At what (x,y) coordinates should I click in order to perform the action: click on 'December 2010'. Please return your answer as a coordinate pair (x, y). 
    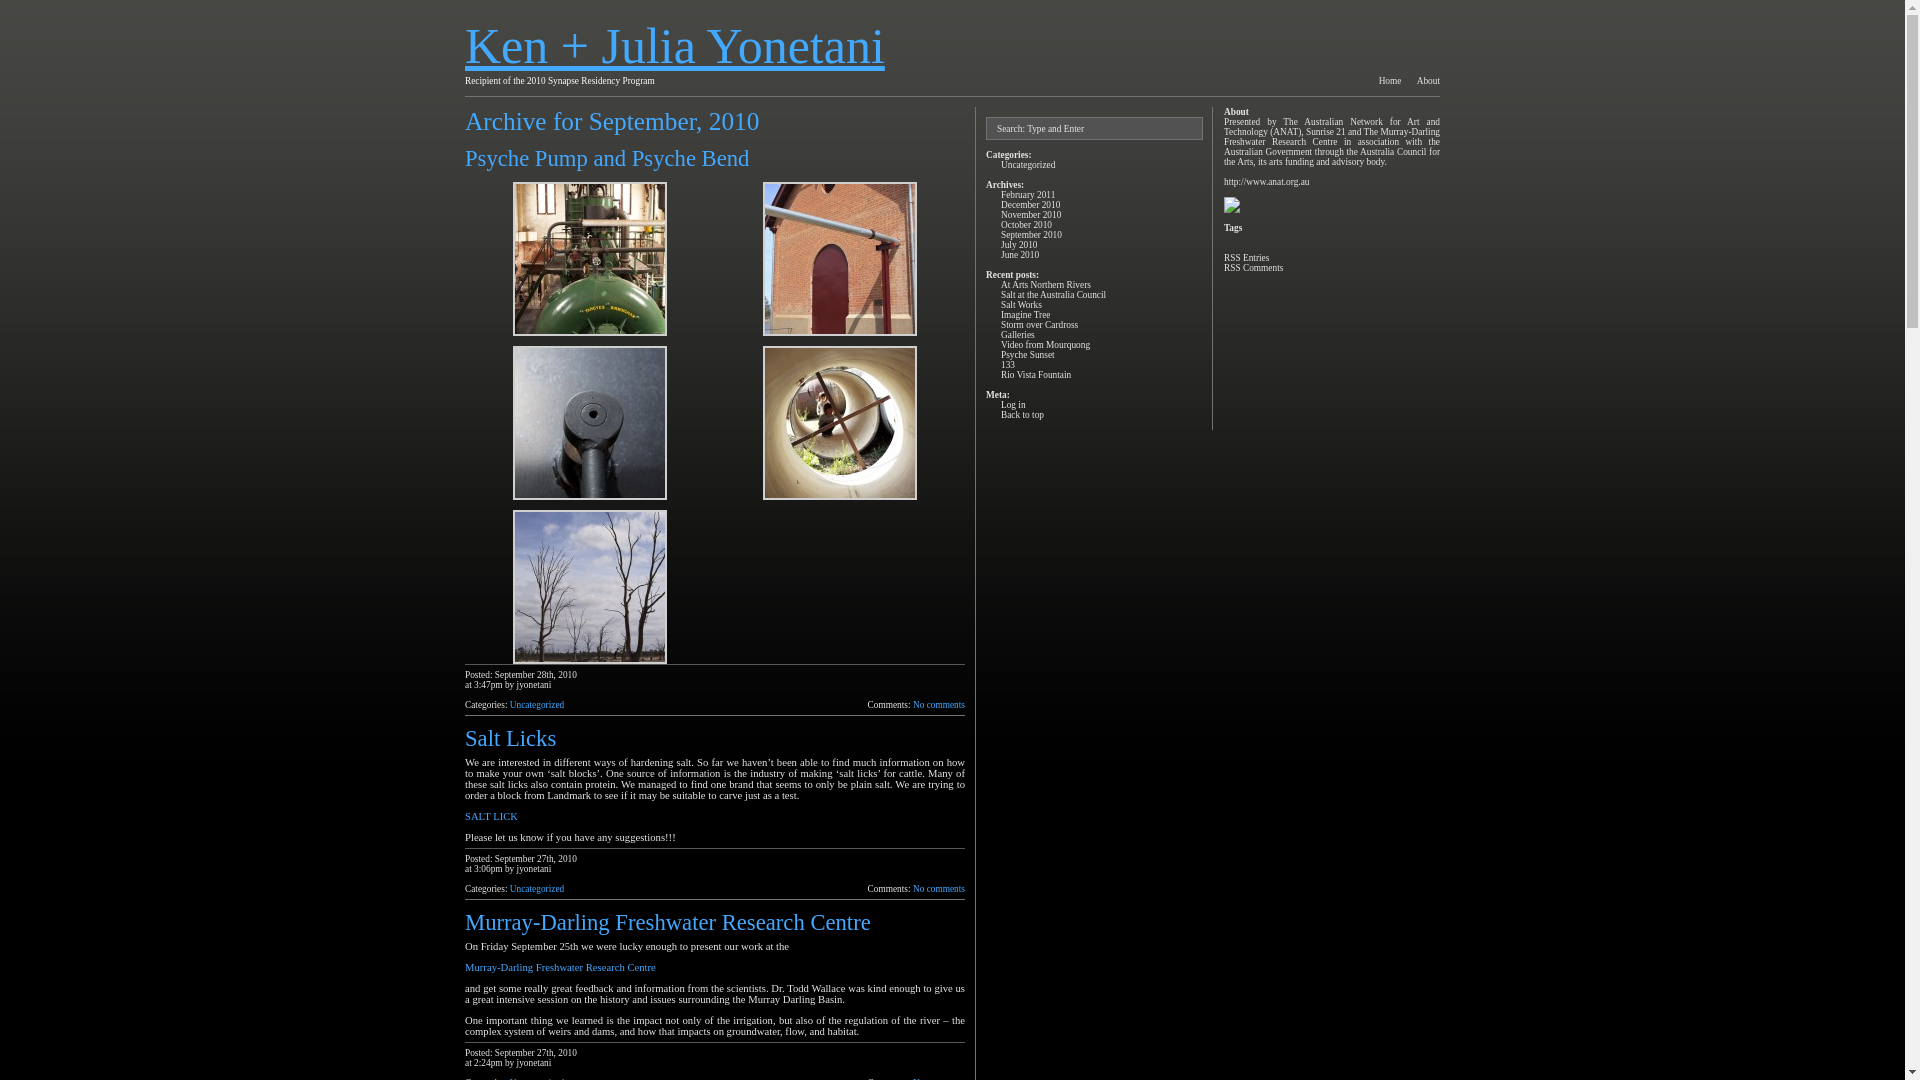
    Looking at the image, I should click on (1030, 204).